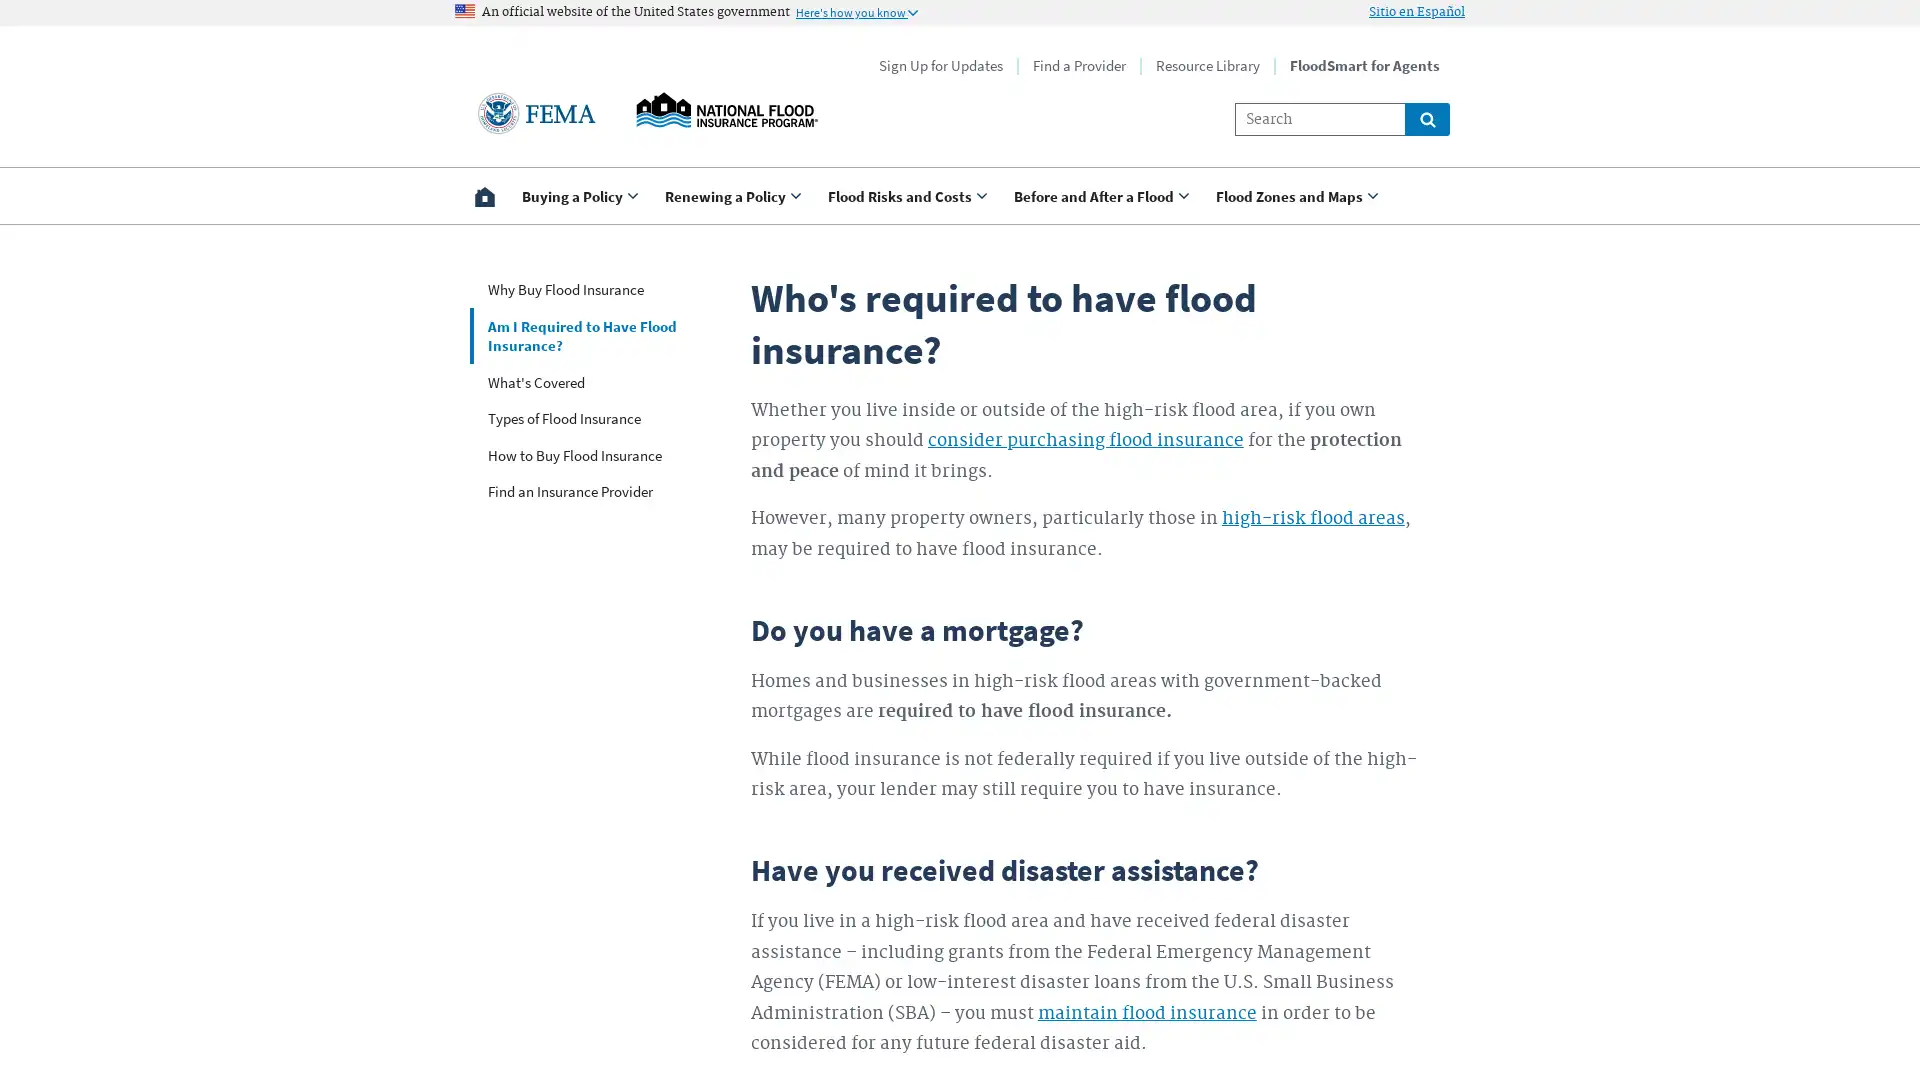  What do you see at coordinates (735, 195) in the screenshot?
I see `Use <enter> and shift + <enter> to open and close the drop down to sub-menus` at bounding box center [735, 195].